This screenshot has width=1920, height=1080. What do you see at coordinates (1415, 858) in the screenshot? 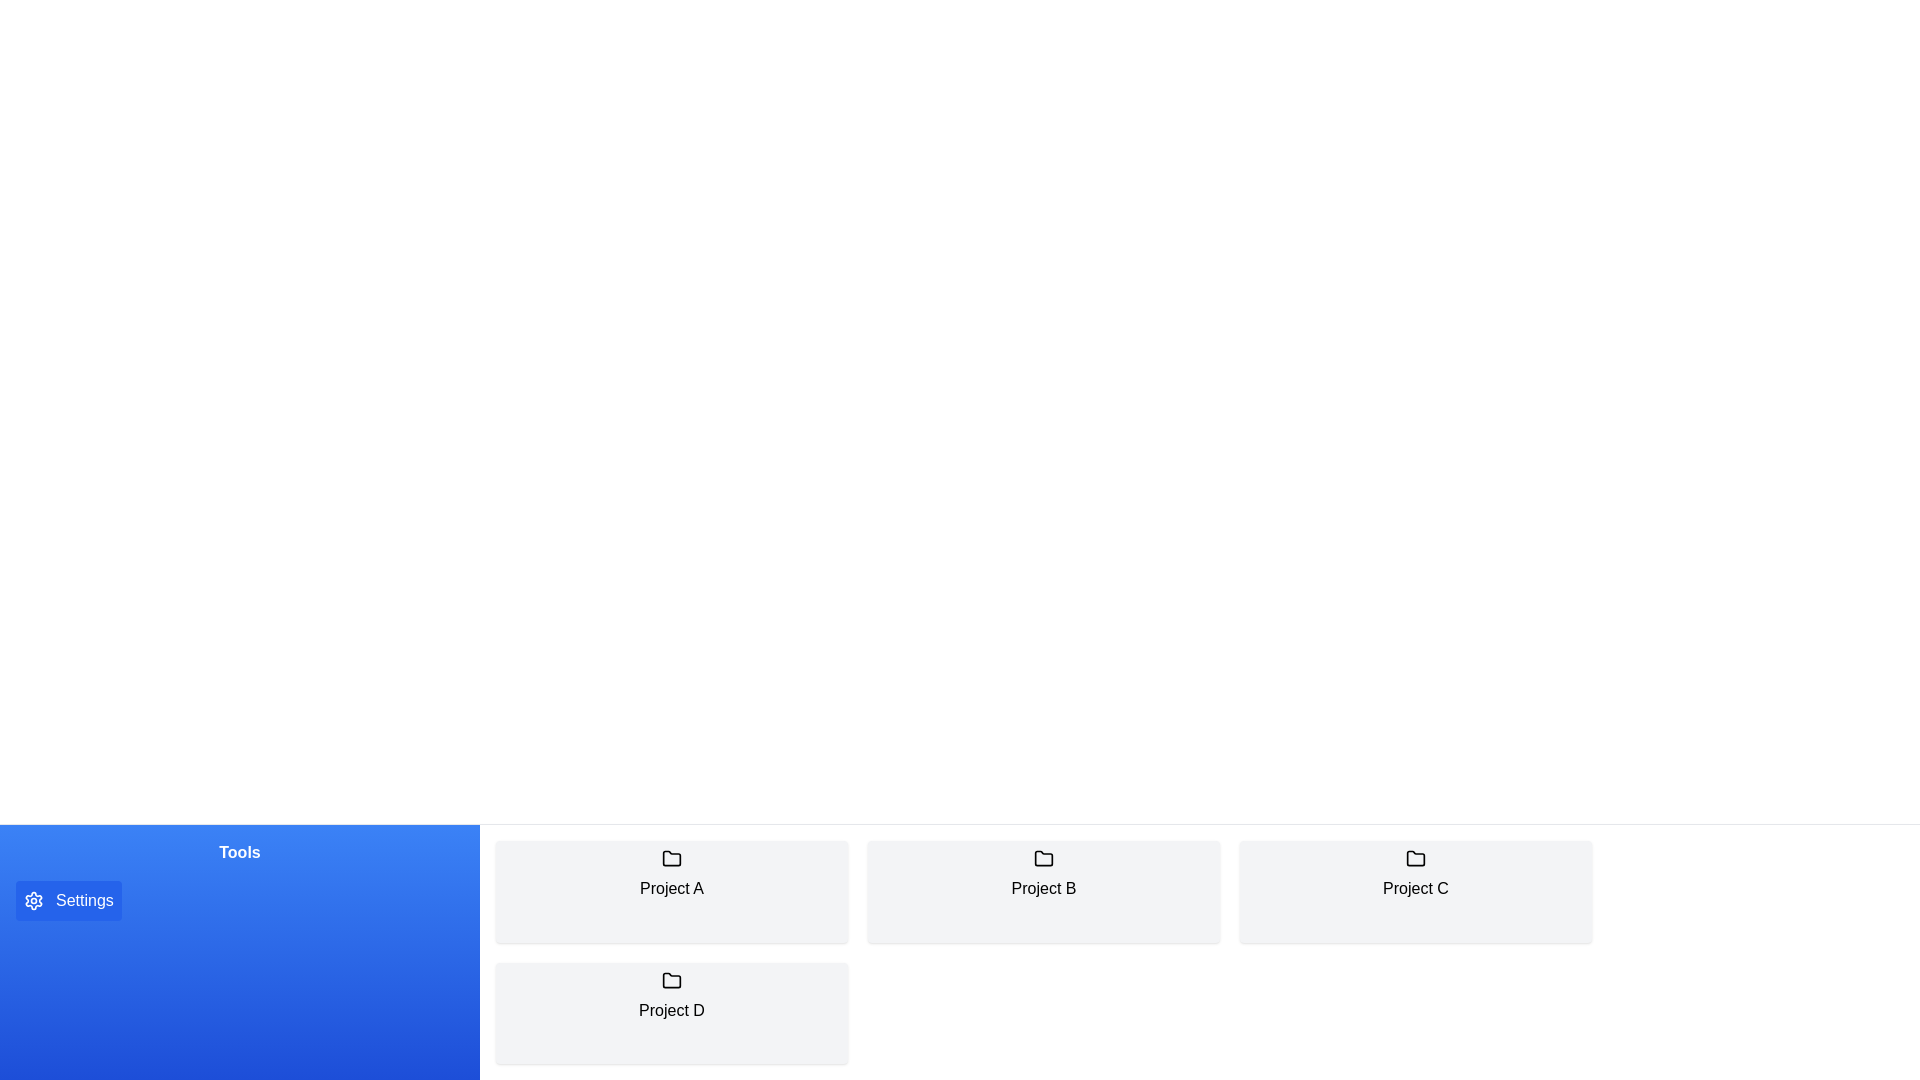
I see `the project directory icon representing 'Project C' to interact with the corresponding project` at bounding box center [1415, 858].